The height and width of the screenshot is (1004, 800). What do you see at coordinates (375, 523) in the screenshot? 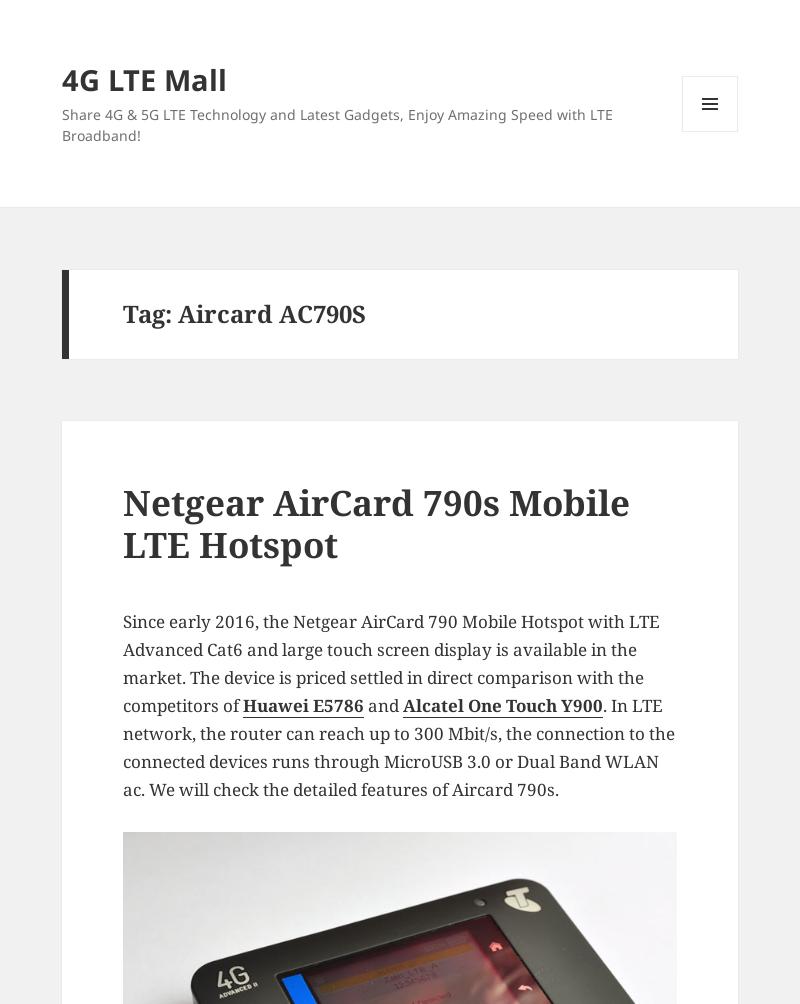
I see `'Netgear AirCard 790s Mobile LTE Hotspot'` at bounding box center [375, 523].